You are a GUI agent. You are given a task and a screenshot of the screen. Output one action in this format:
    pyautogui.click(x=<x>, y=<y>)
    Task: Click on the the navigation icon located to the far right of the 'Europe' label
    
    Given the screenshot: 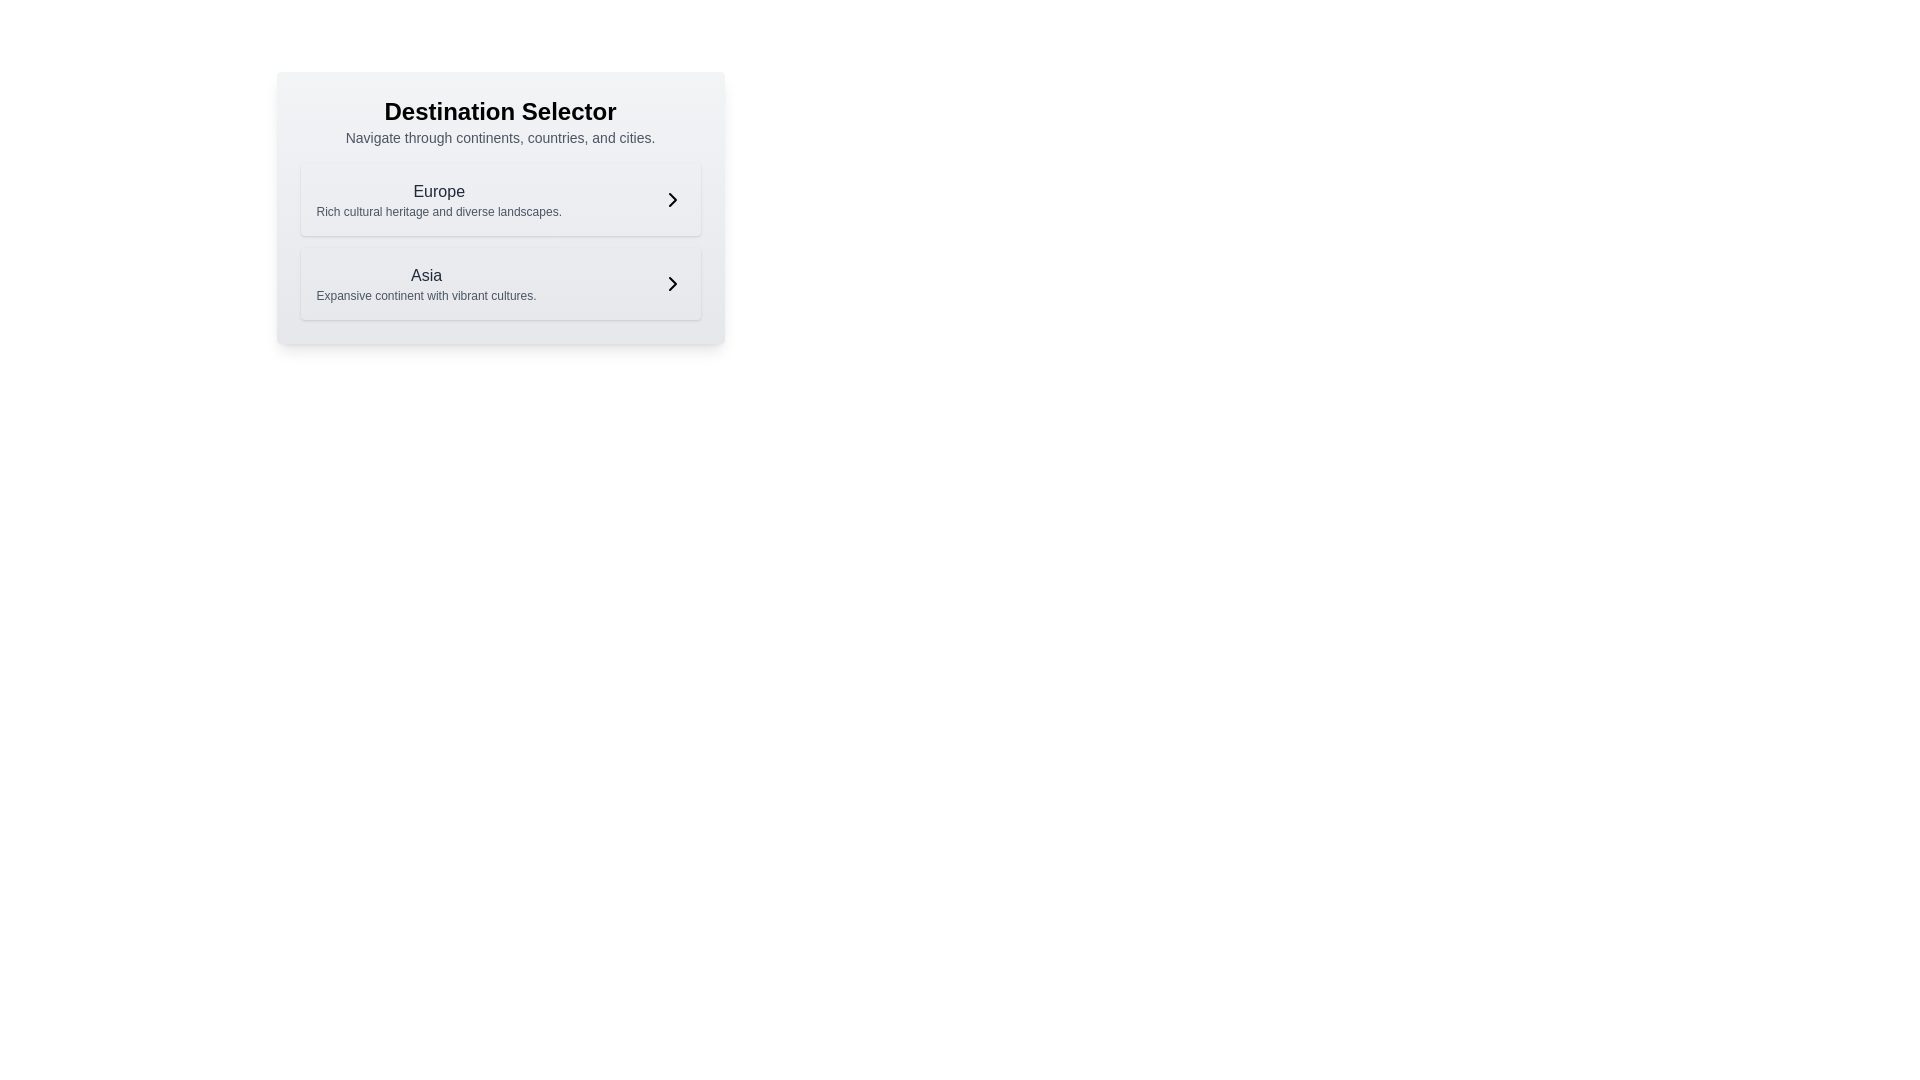 What is the action you would take?
    pyautogui.click(x=672, y=200)
    